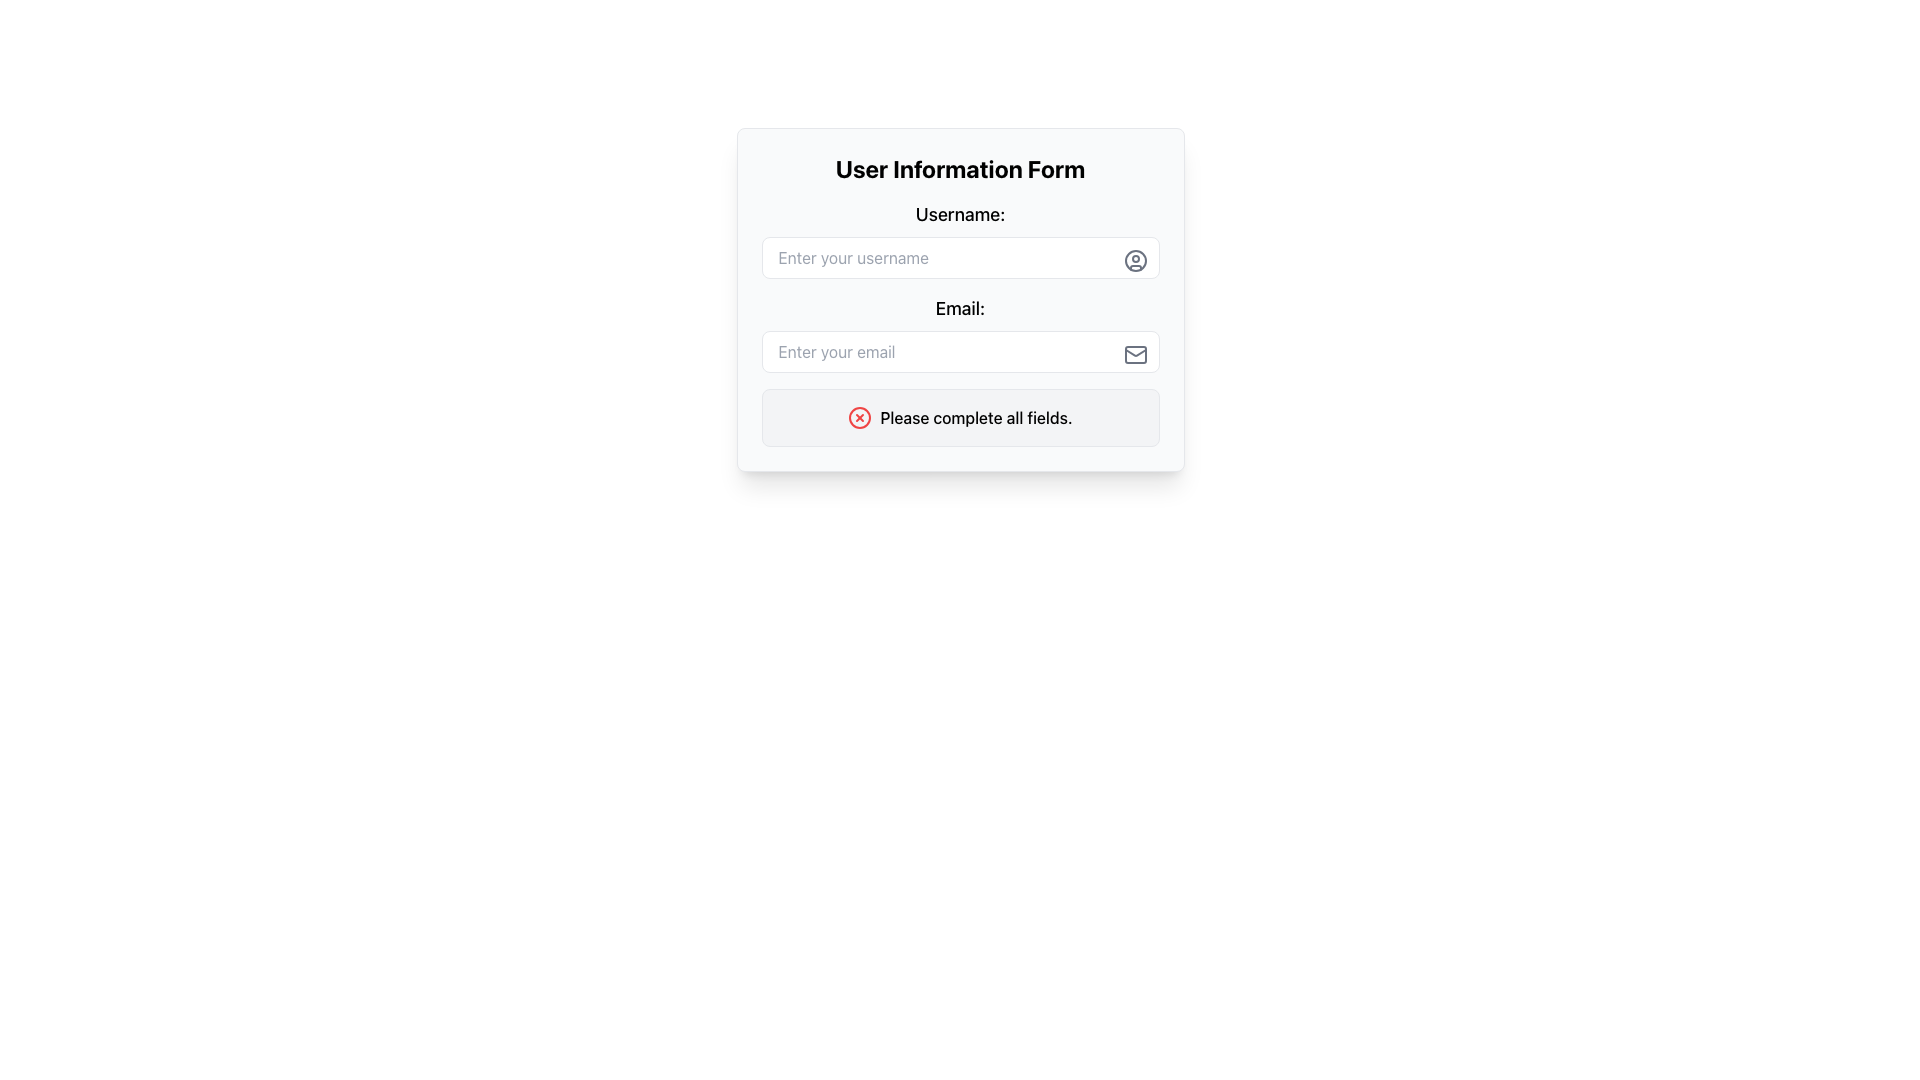 This screenshot has width=1920, height=1080. I want to click on the red circular error icon with a white background and a red cross, located in the 'User Information Form' section, to the left of the error message 'Please complete all fields.', so click(860, 416).